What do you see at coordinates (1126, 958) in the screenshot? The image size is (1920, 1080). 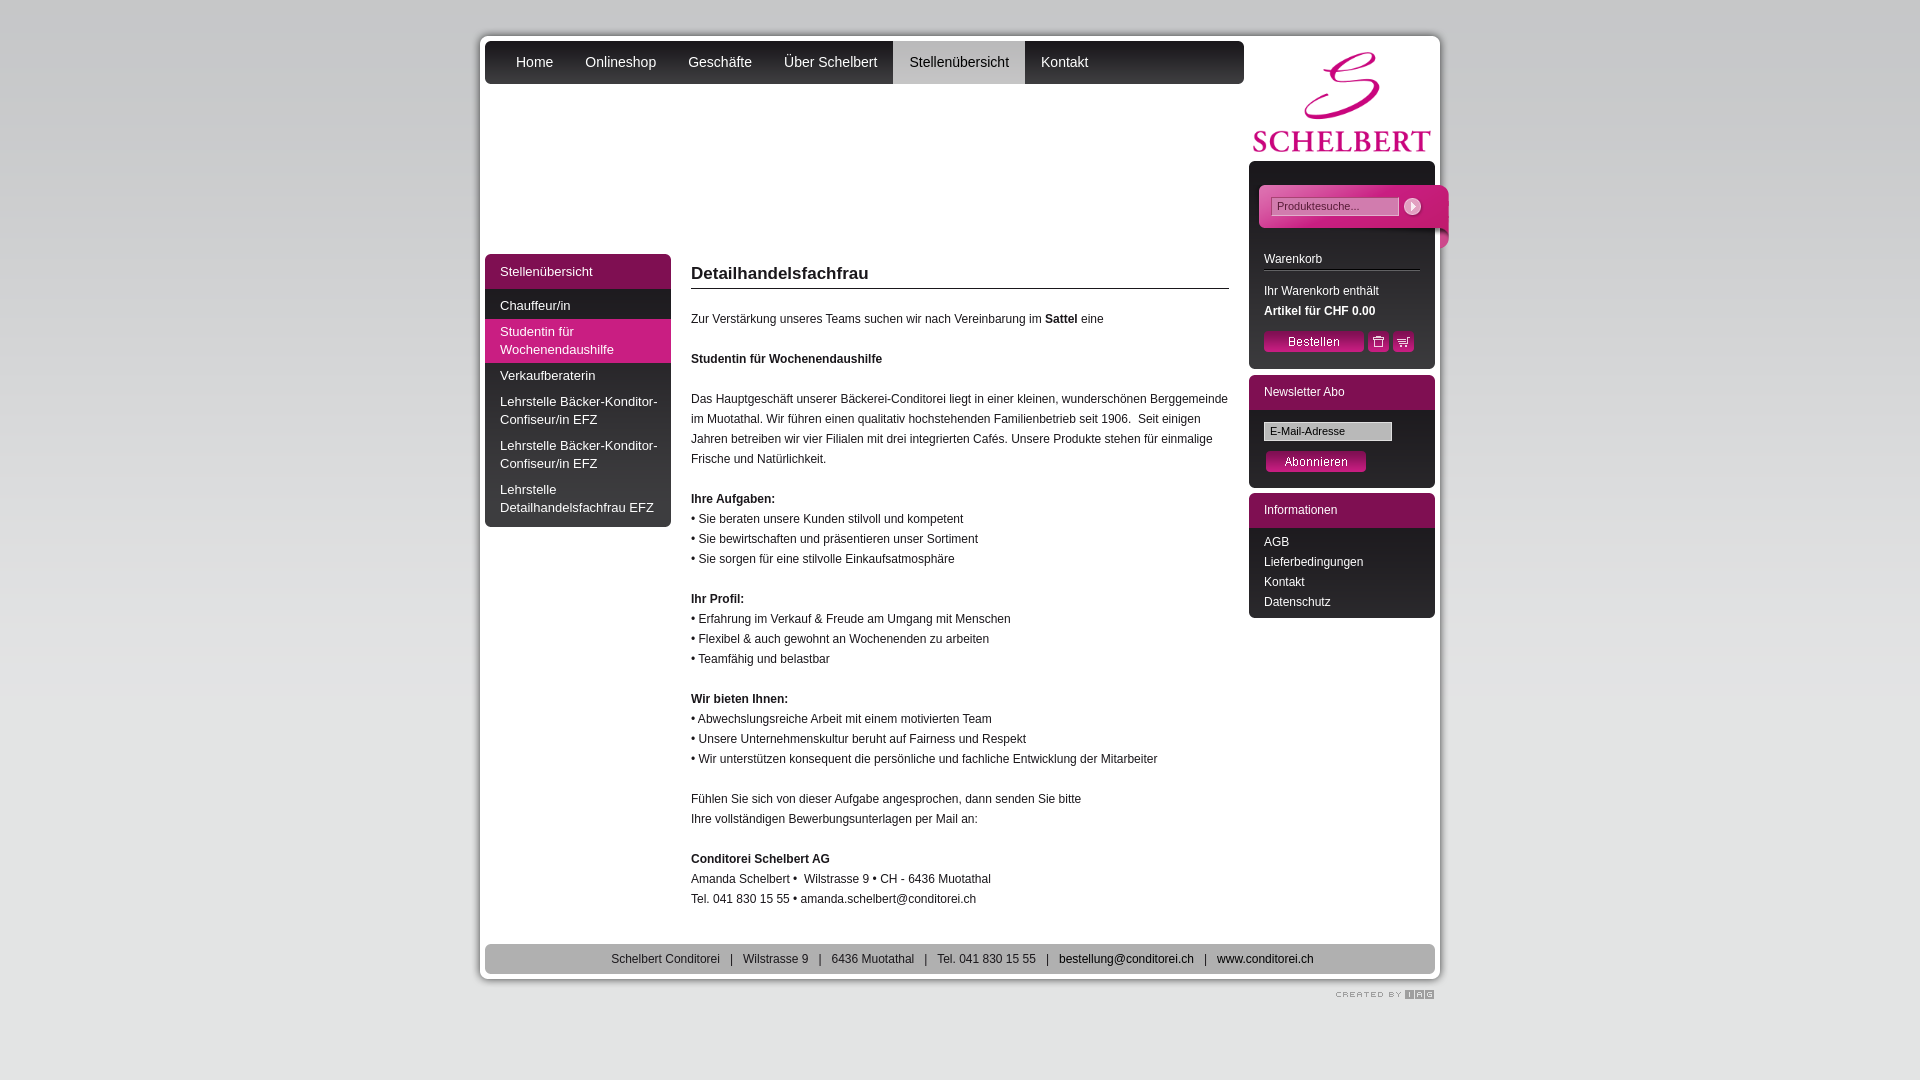 I see `'bestellung@conditorei.ch'` at bounding box center [1126, 958].